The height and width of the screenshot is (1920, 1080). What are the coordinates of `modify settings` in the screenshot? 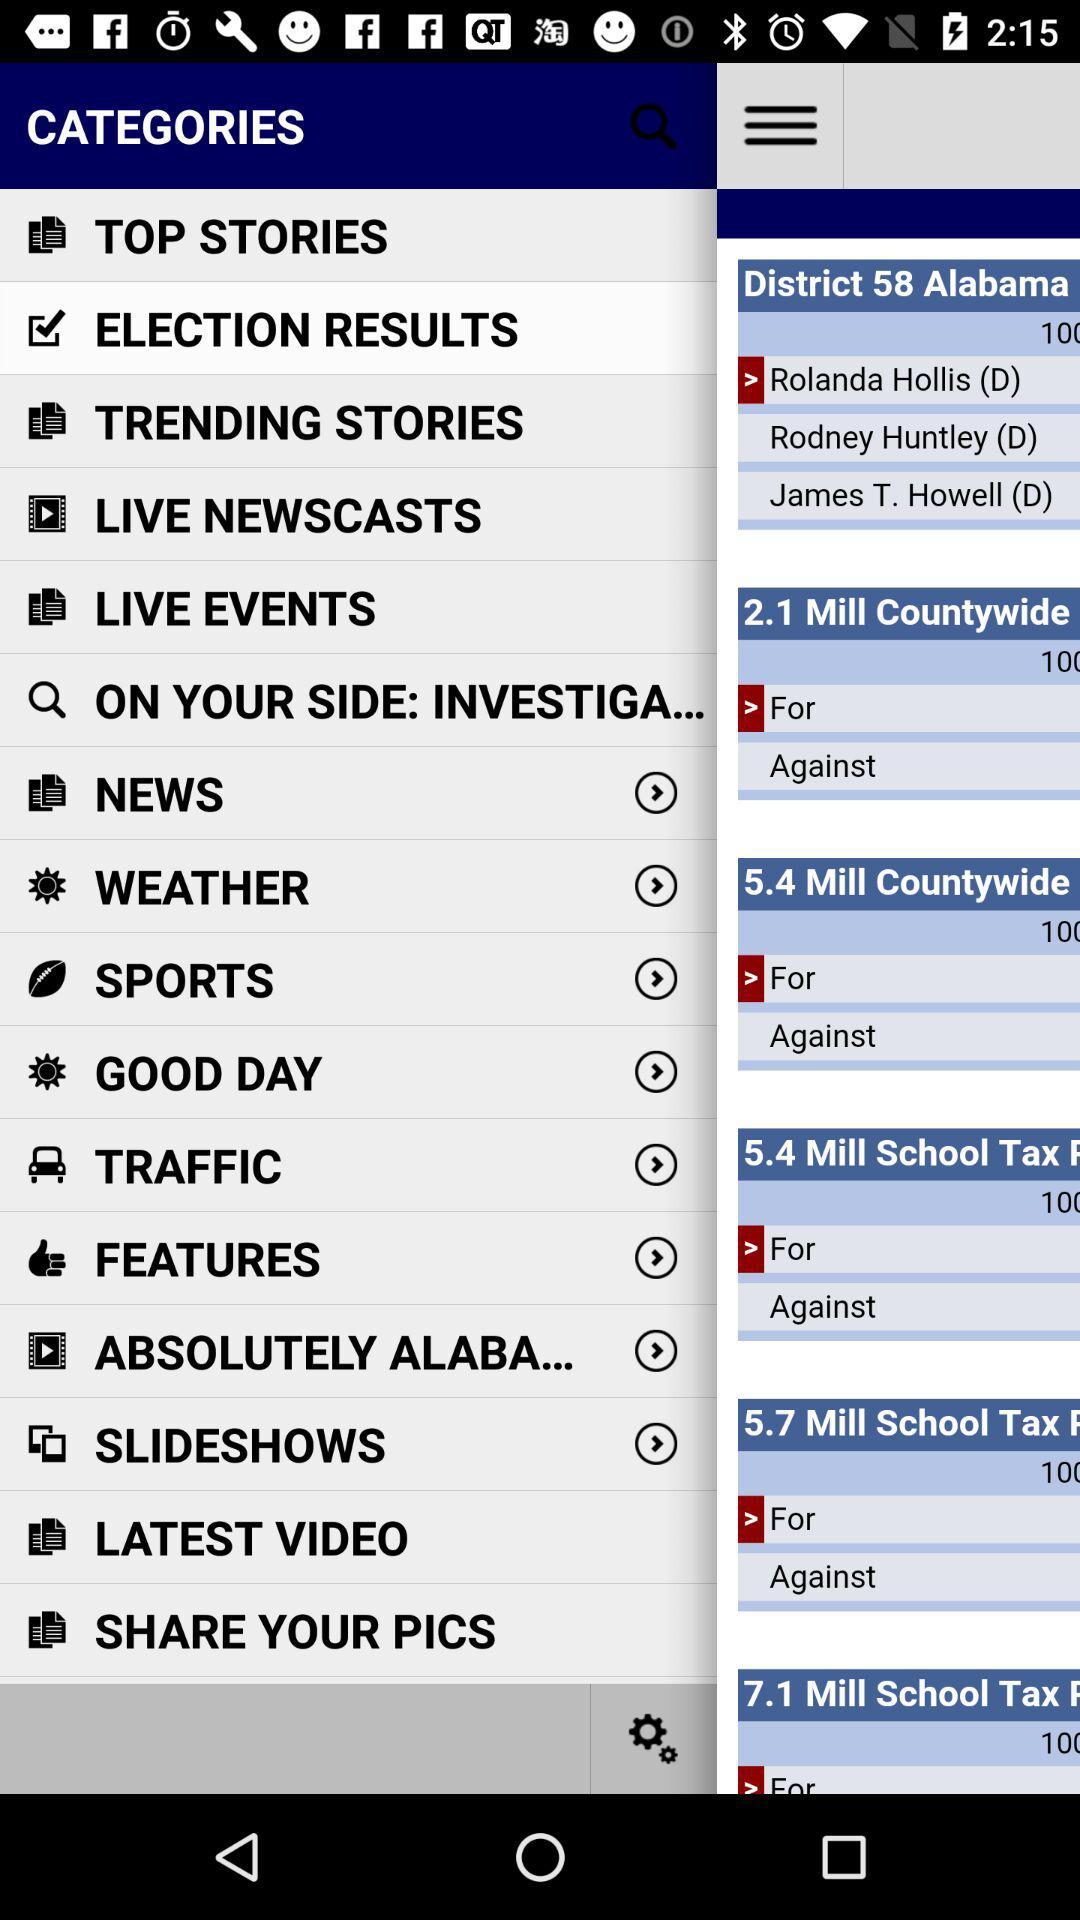 It's located at (654, 1737).